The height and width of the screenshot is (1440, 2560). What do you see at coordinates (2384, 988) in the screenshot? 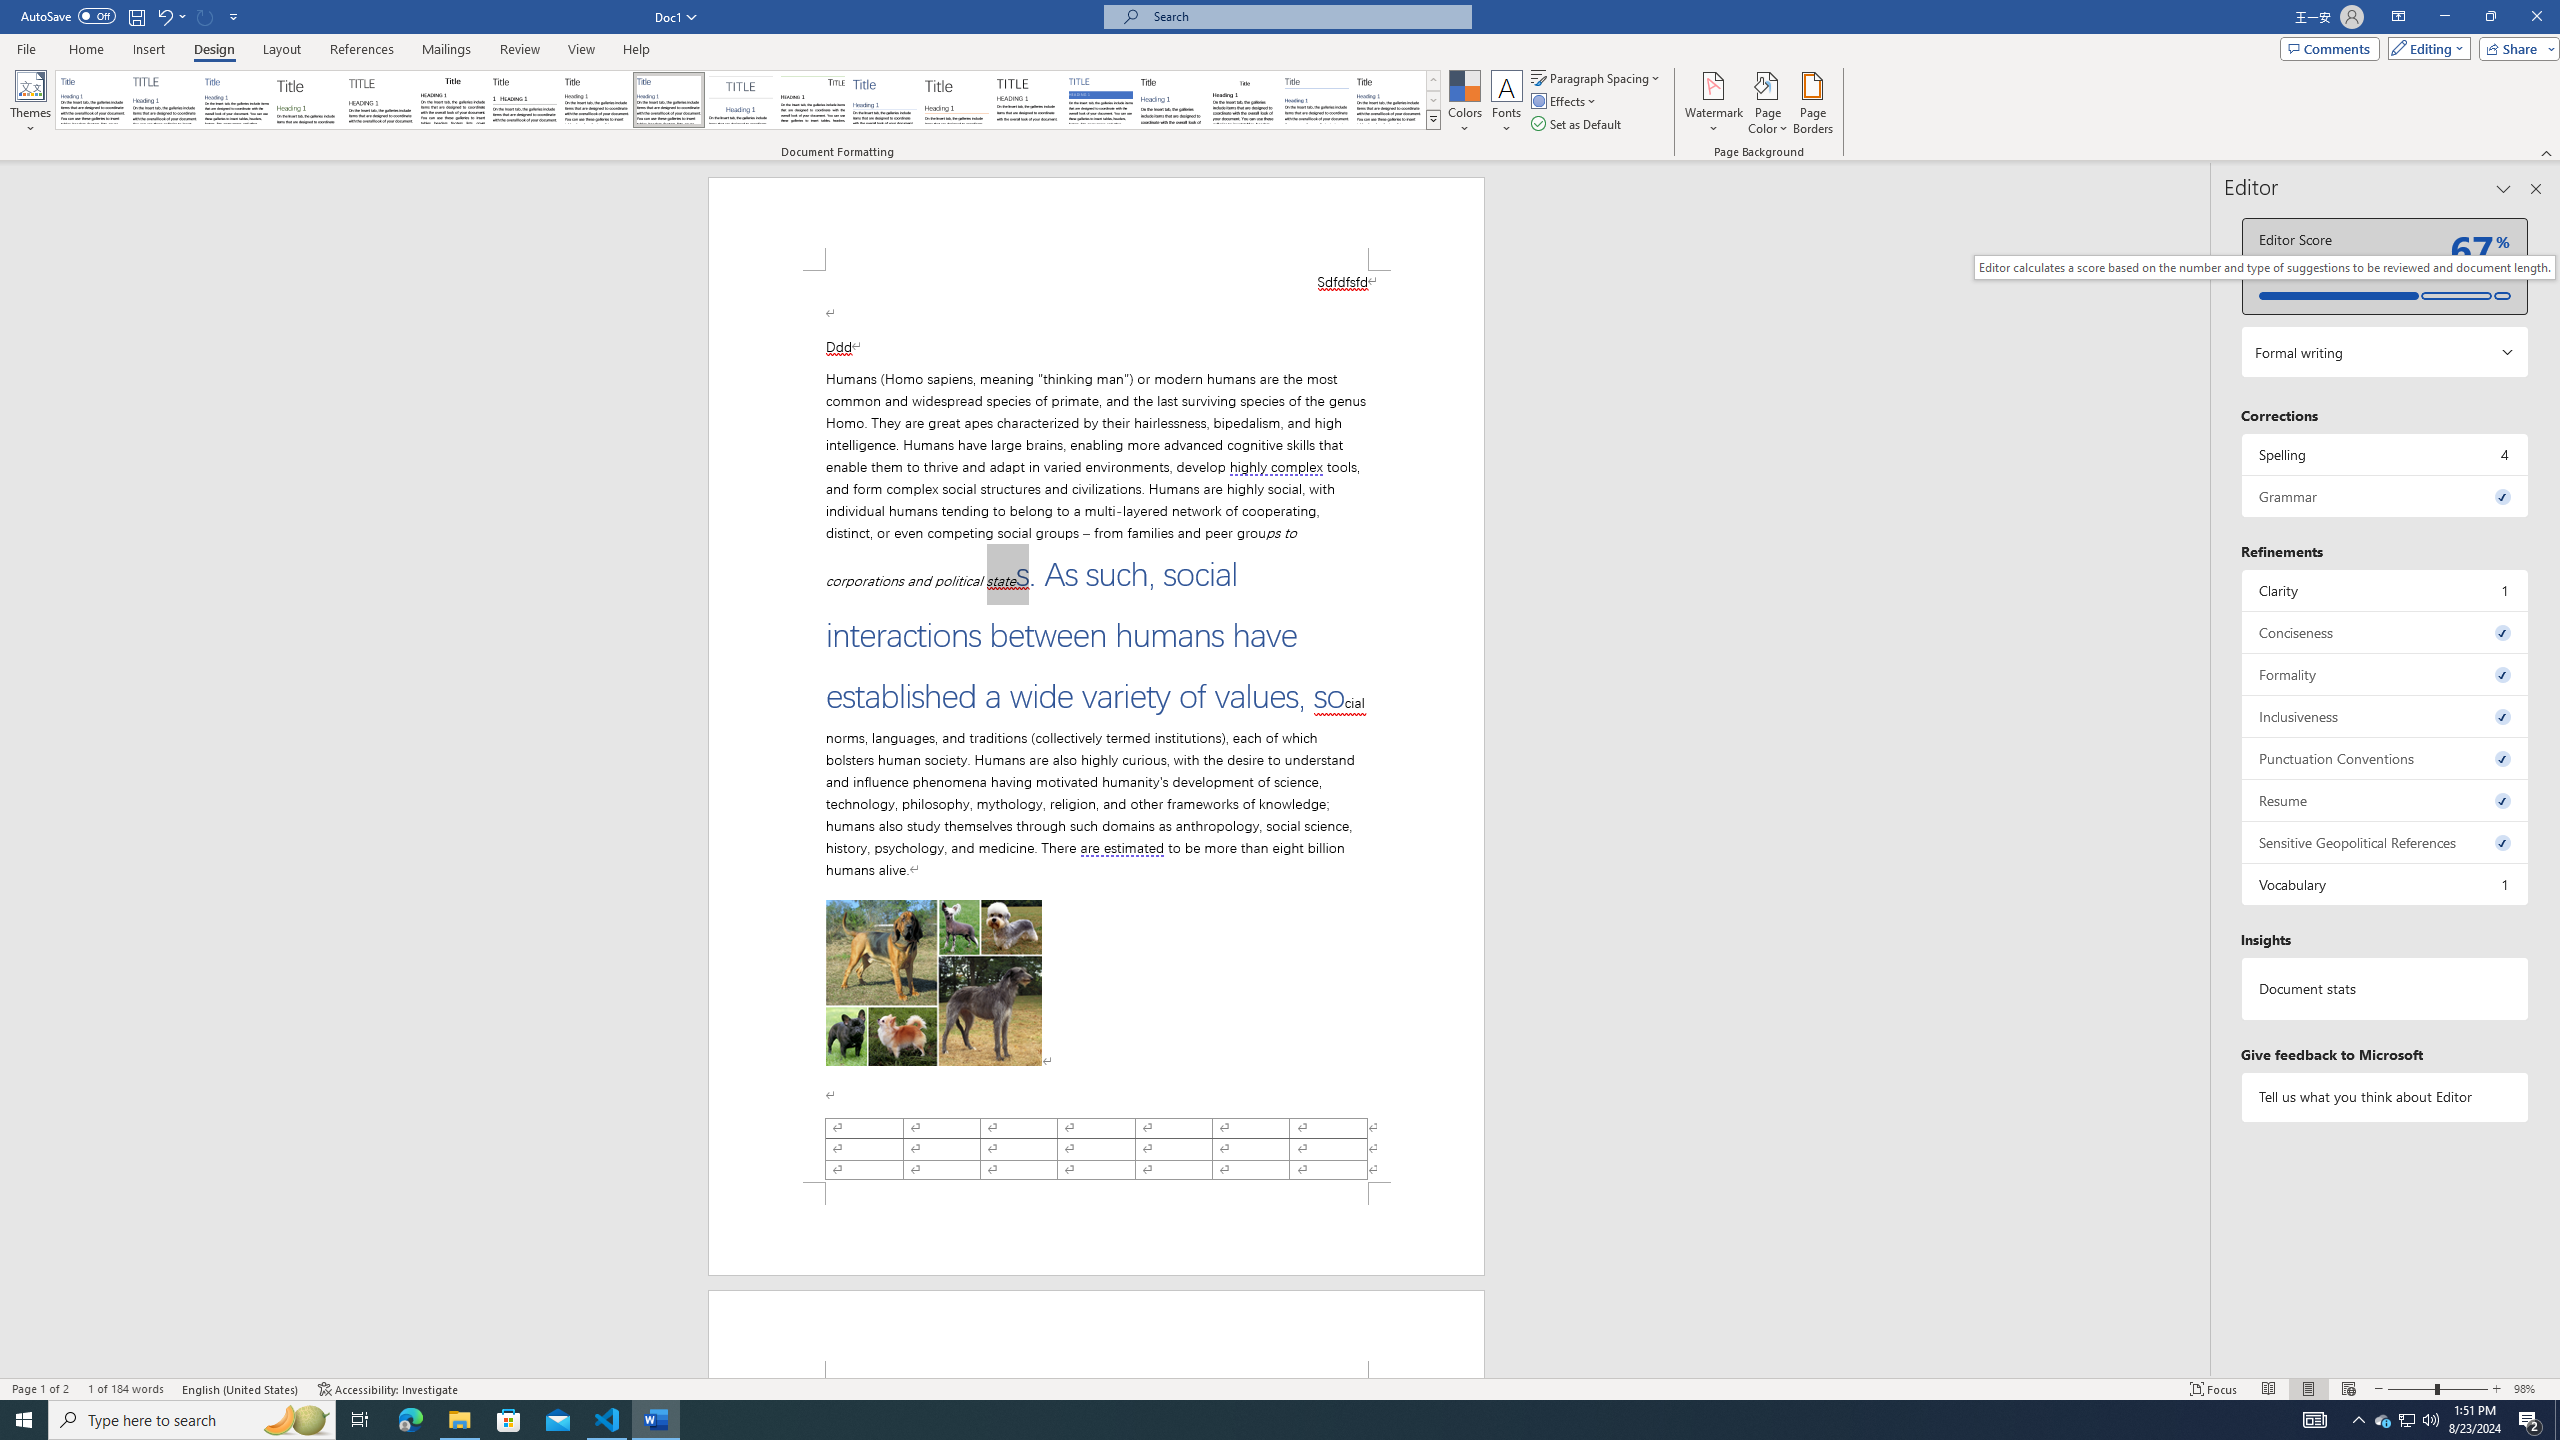
I see `'Document statistics'` at bounding box center [2384, 988].